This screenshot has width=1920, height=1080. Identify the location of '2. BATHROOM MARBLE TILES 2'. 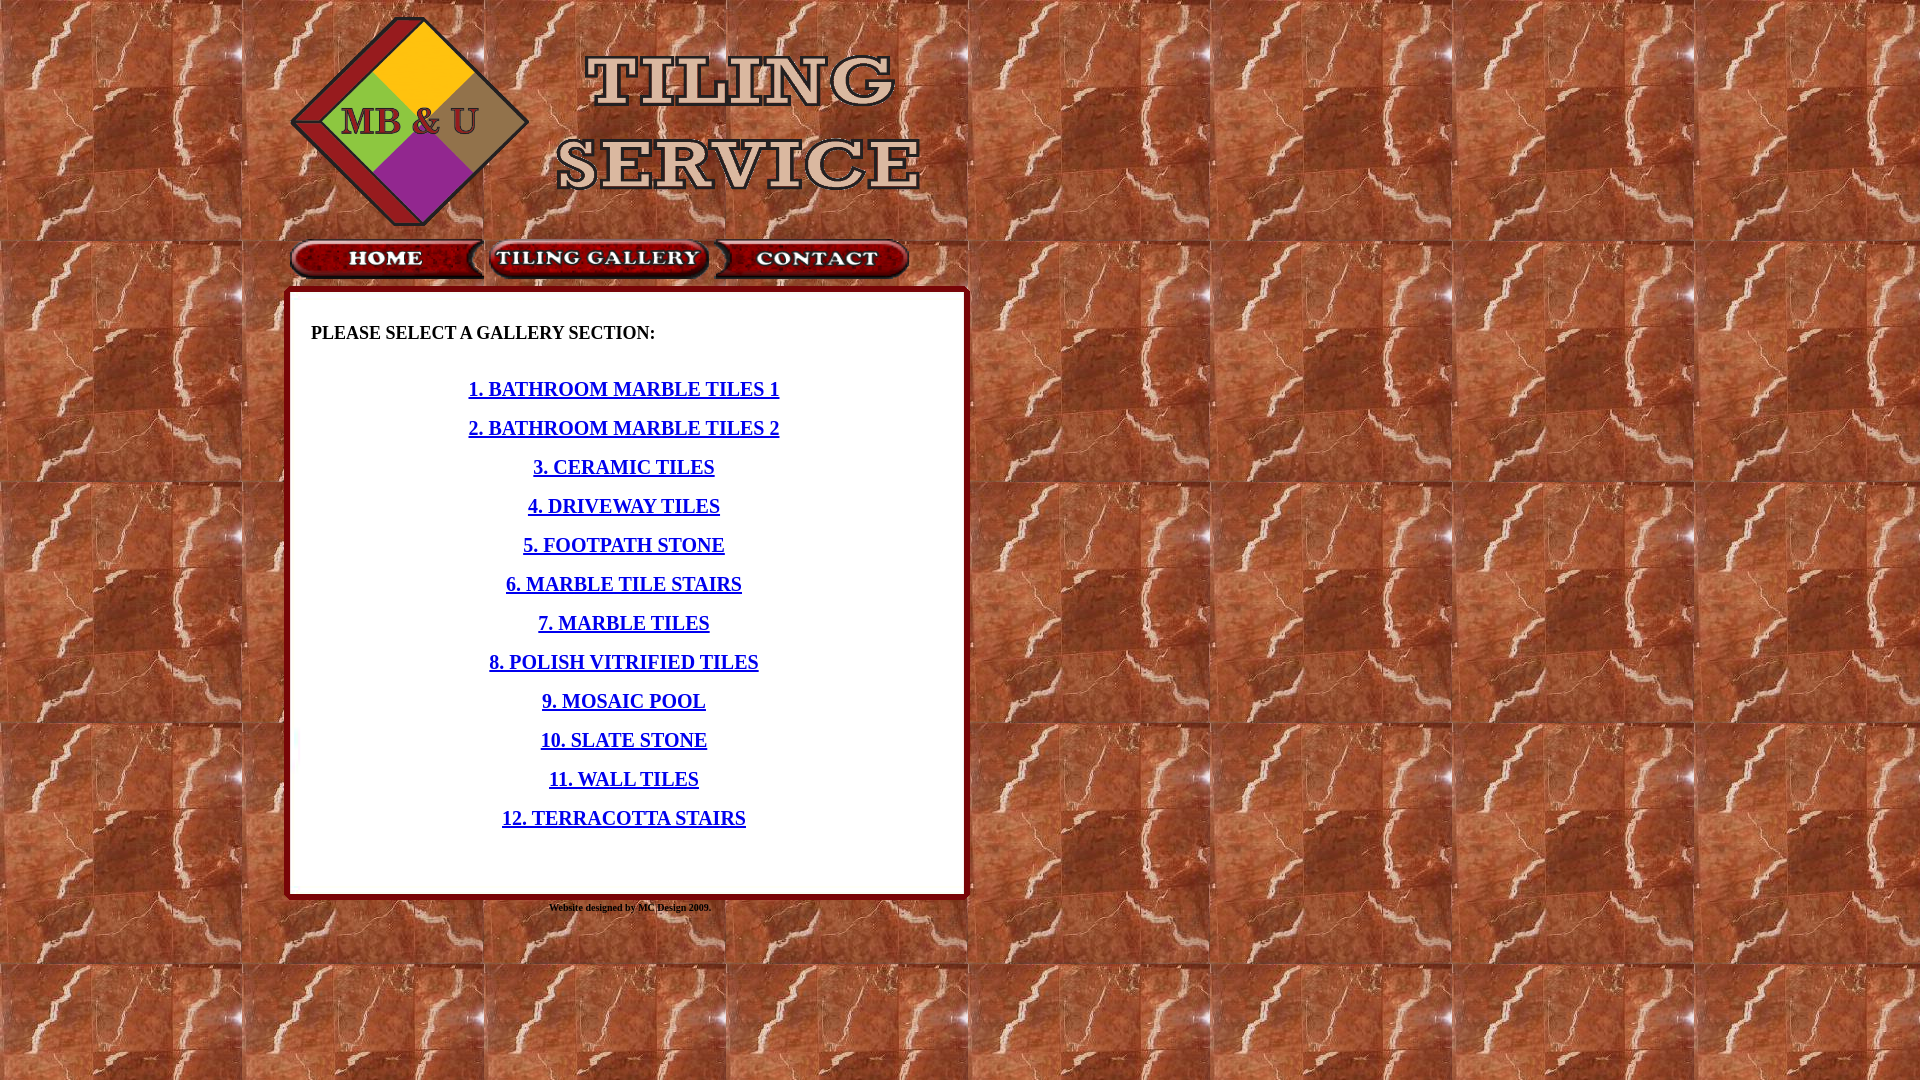
(622, 427).